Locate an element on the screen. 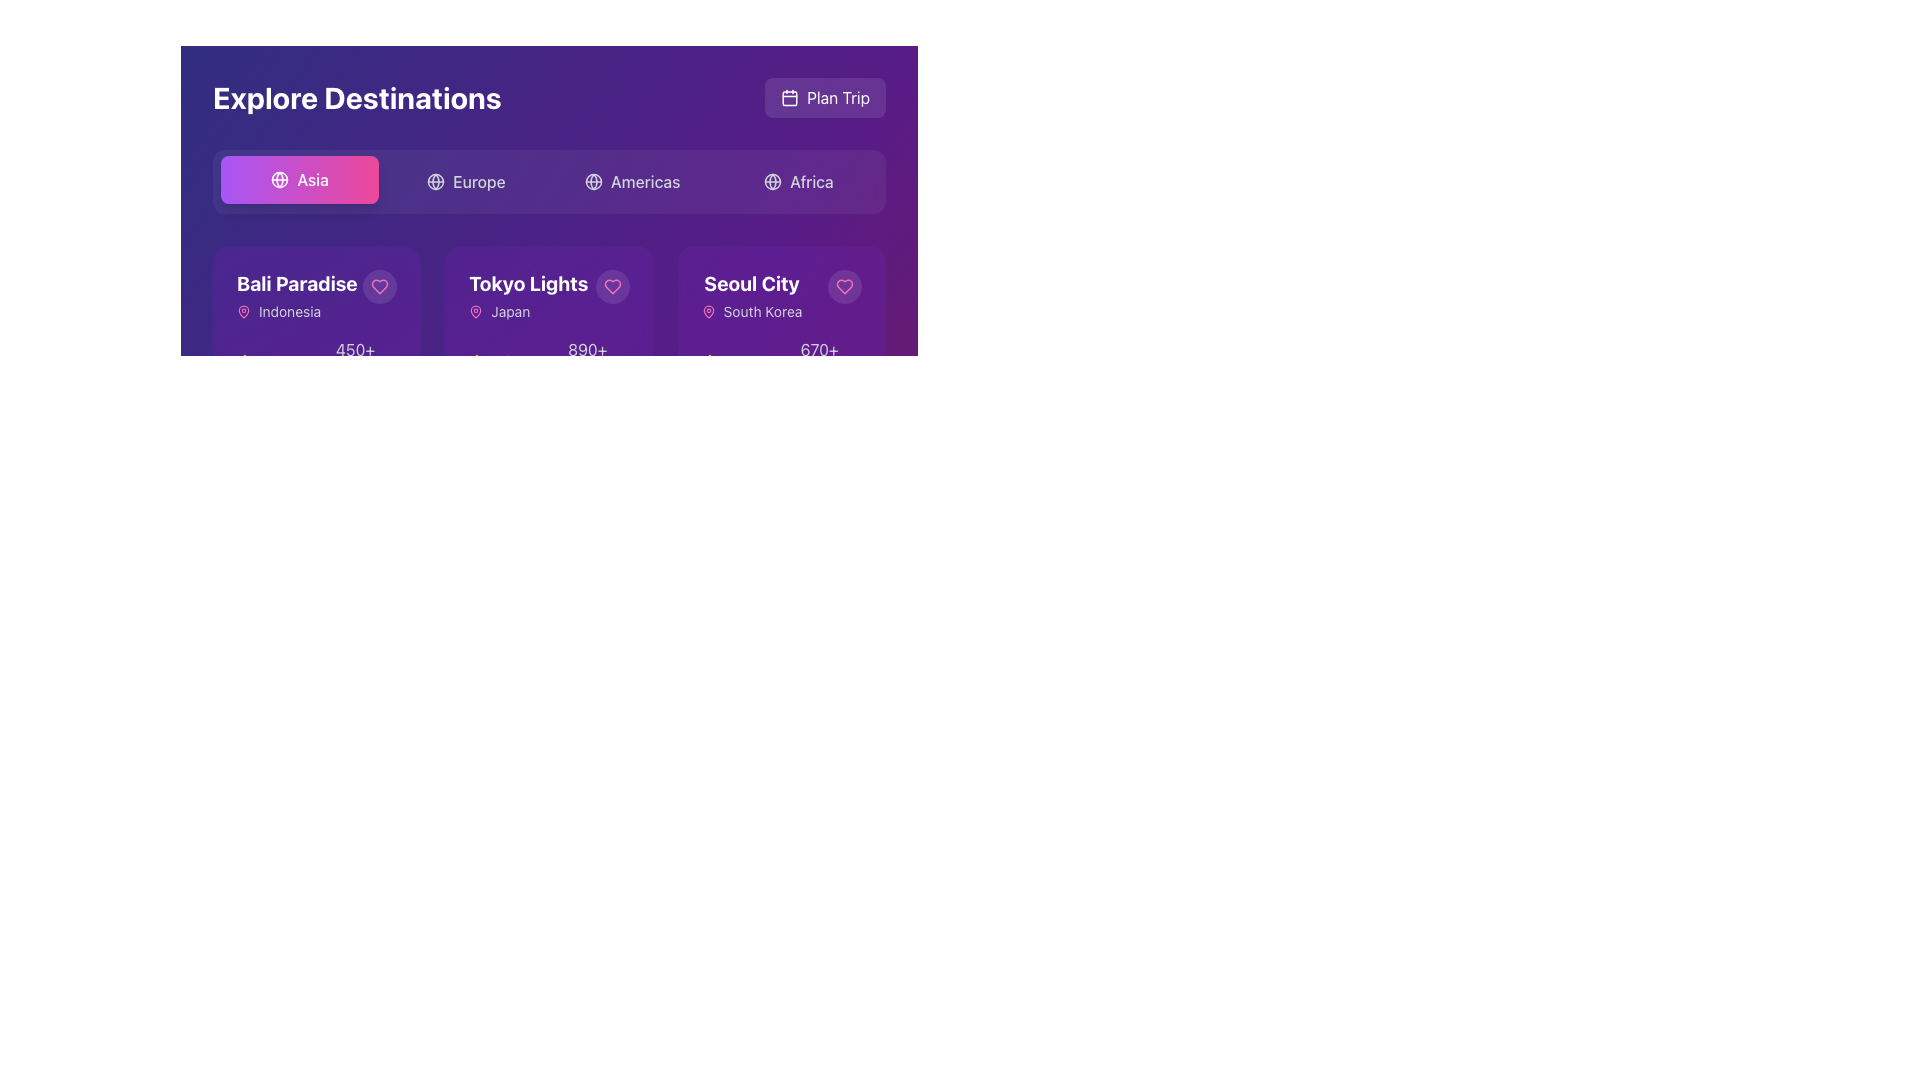 The height and width of the screenshot is (1080, 1920). the circular portion of the 'Africa' region icon located in the top navigation bar is located at coordinates (771, 181).